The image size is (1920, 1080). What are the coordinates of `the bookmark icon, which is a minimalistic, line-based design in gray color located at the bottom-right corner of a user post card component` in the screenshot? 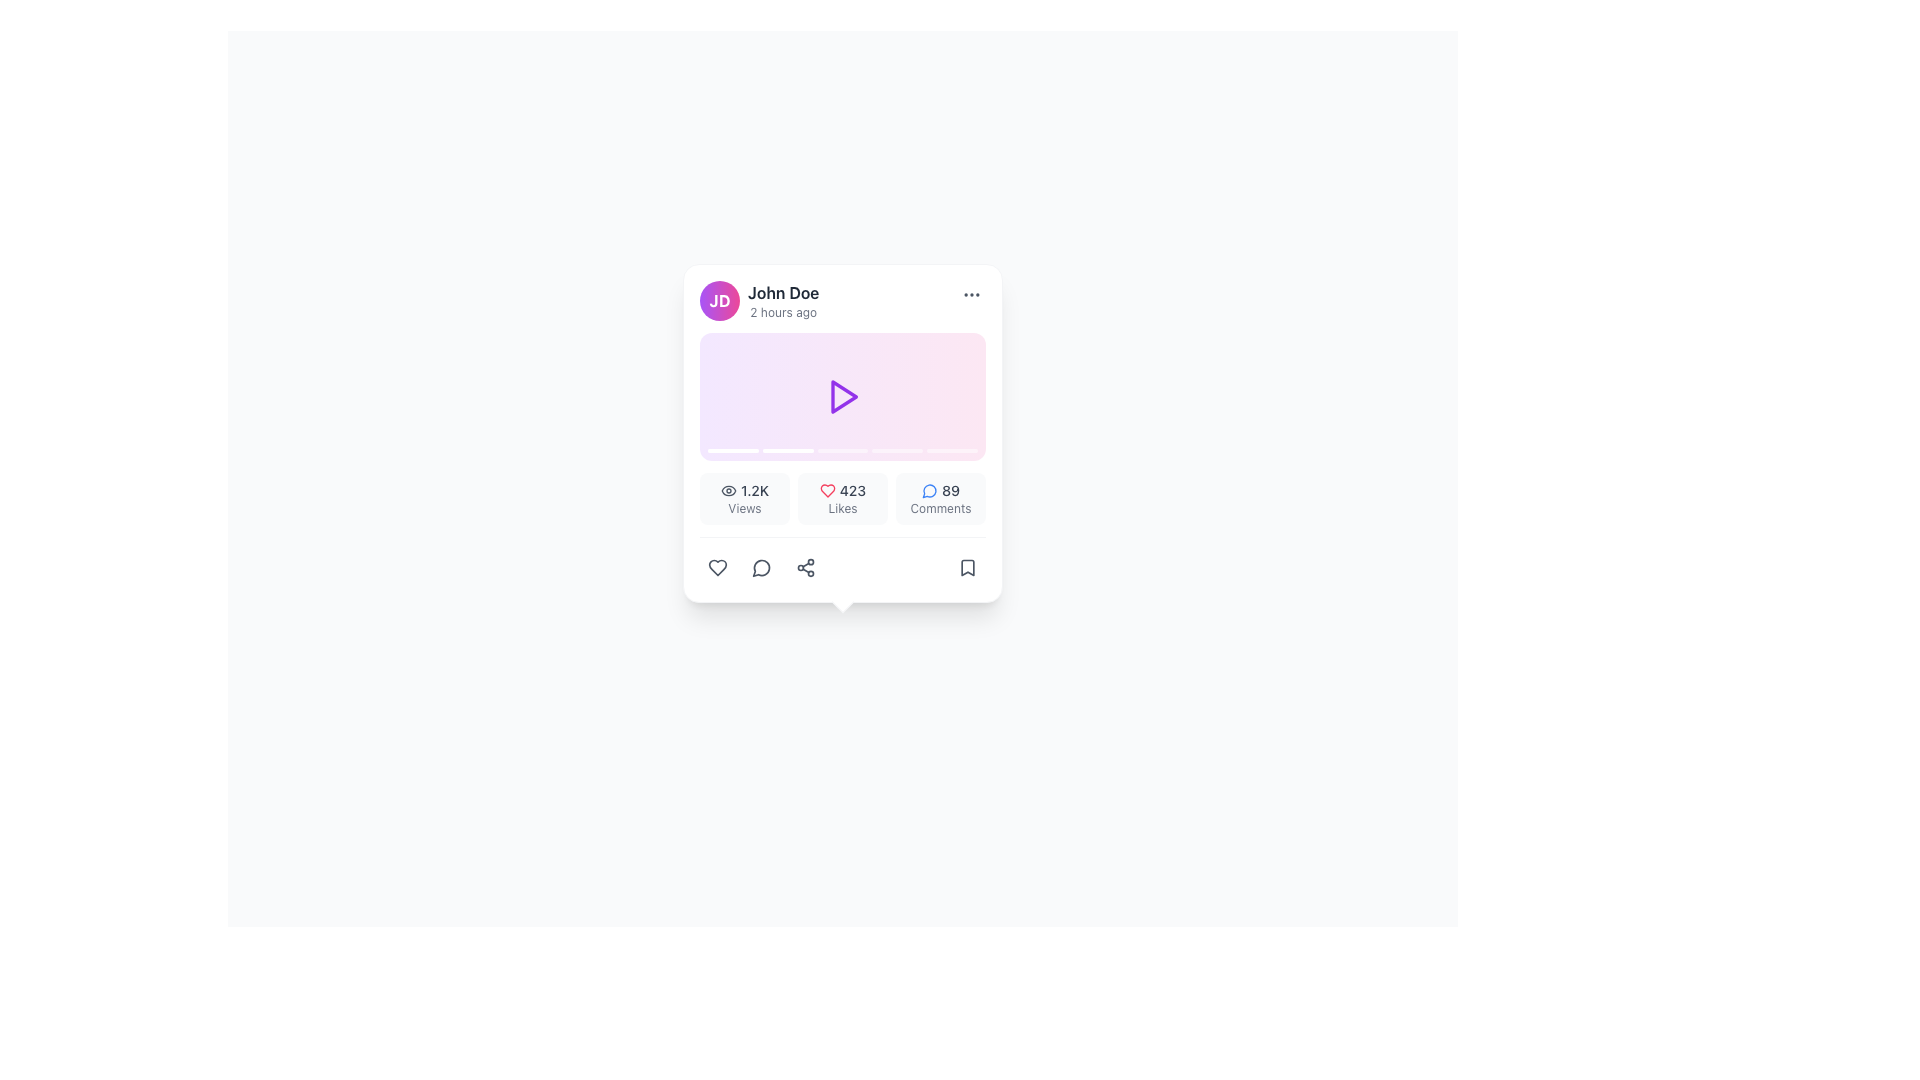 It's located at (968, 567).